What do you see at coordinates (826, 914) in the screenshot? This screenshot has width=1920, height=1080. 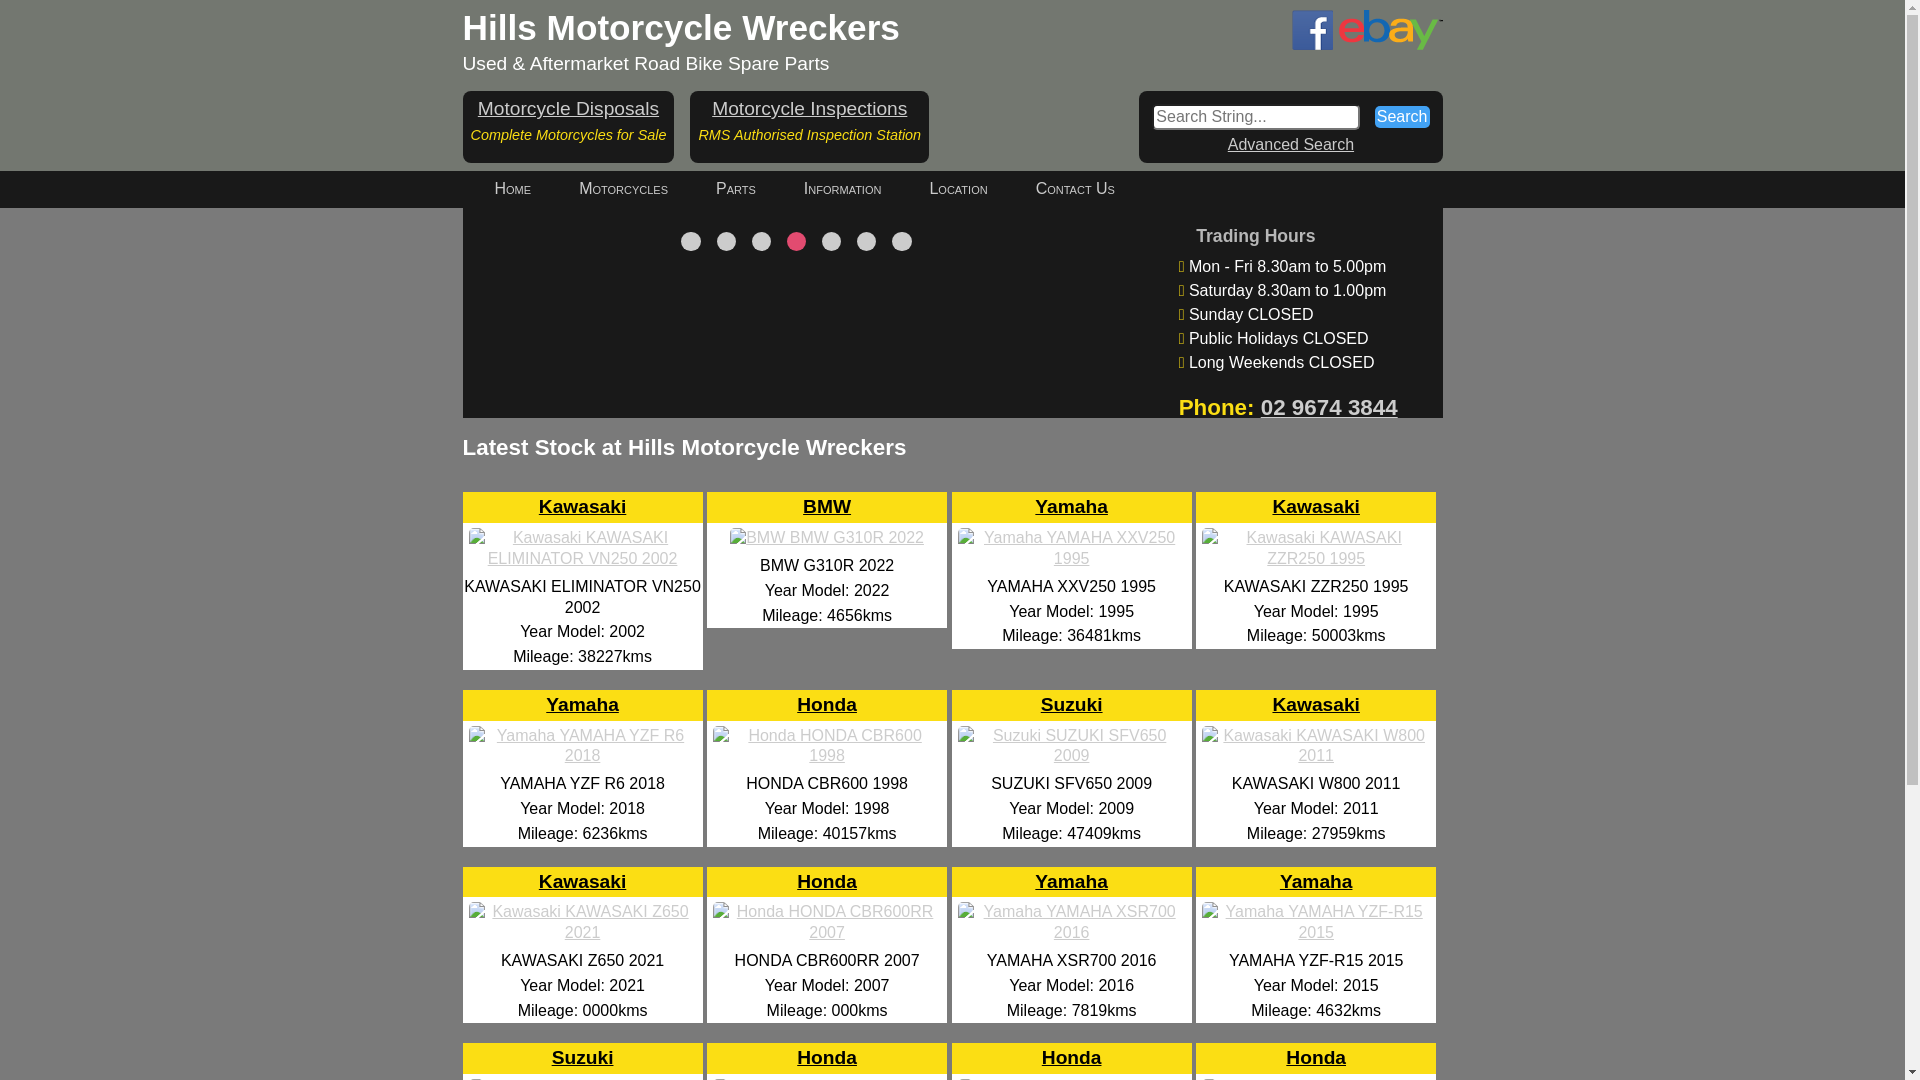 I see `'Honda'` at bounding box center [826, 914].